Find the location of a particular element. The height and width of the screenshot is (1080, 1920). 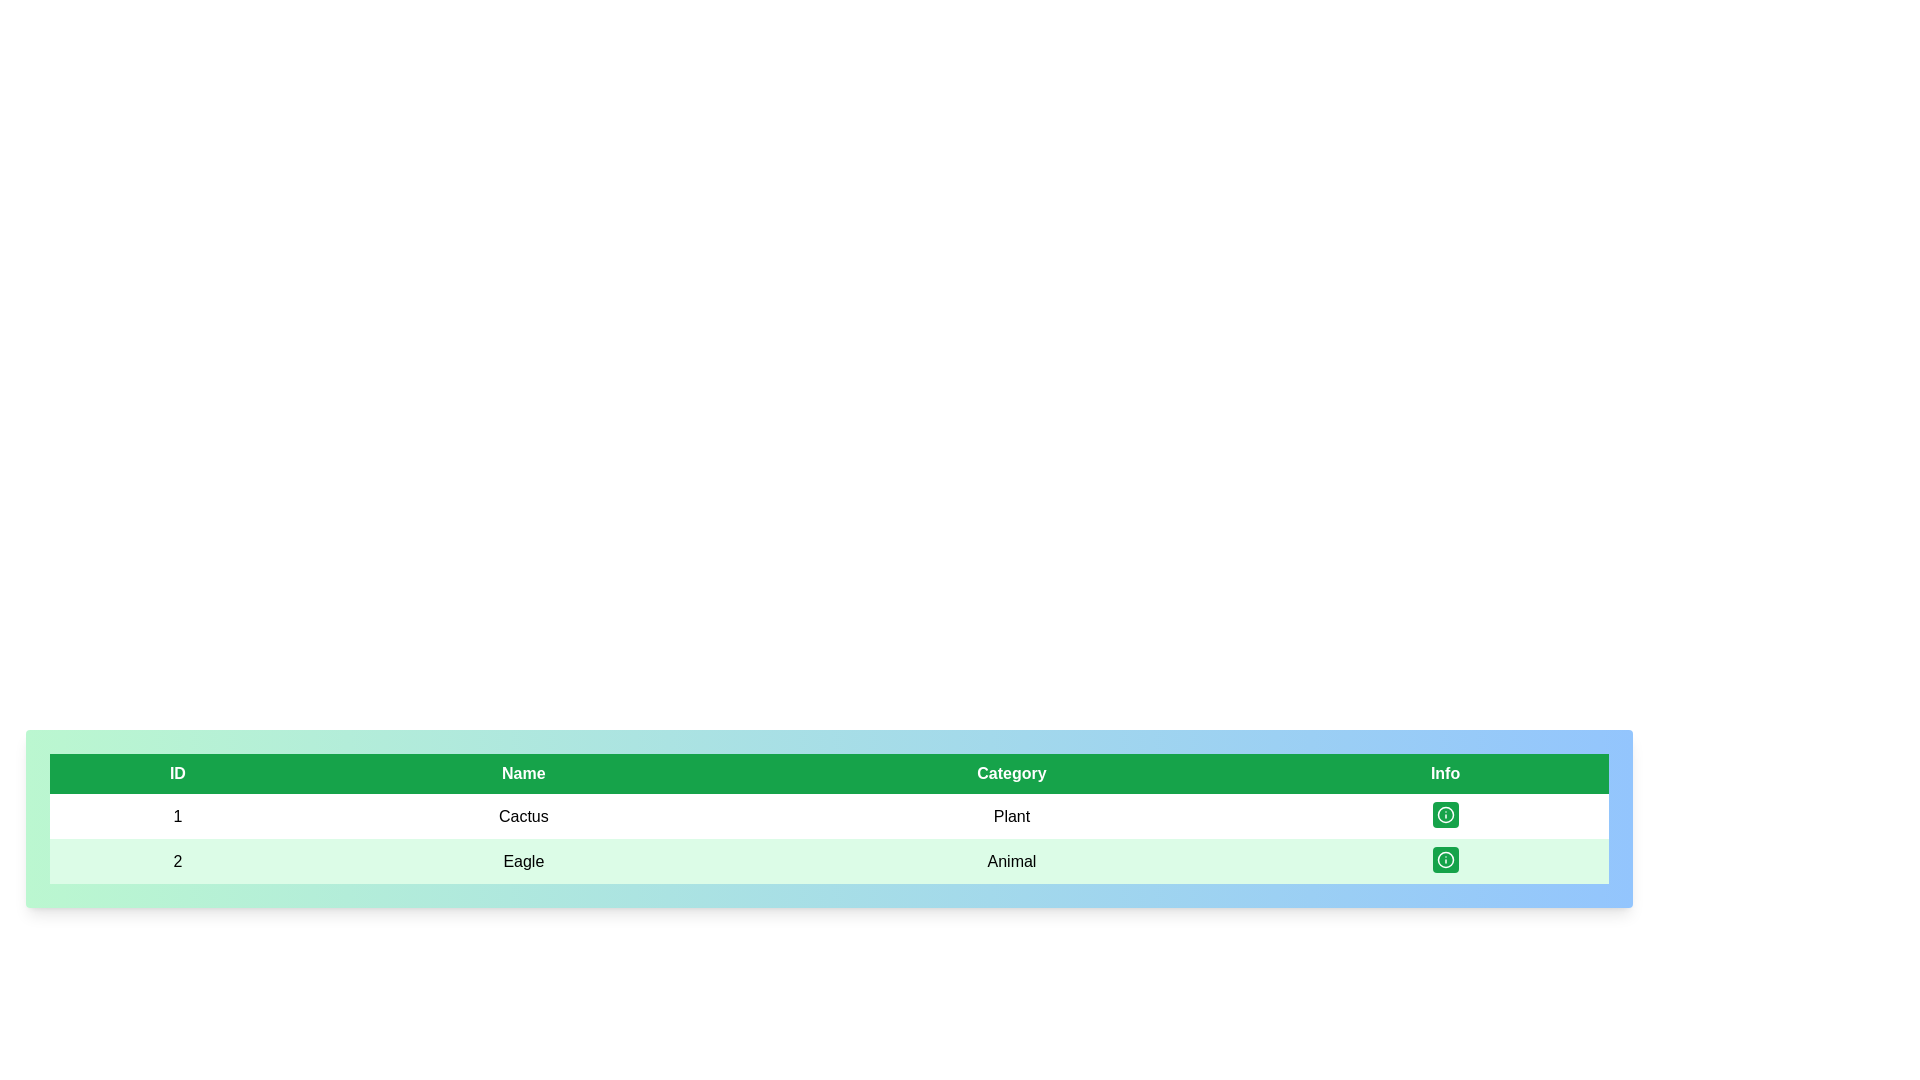

the green circular icon button with a white outline and an 'i' symbol located in the 'Info' column of the first row in the table is located at coordinates (1445, 816).